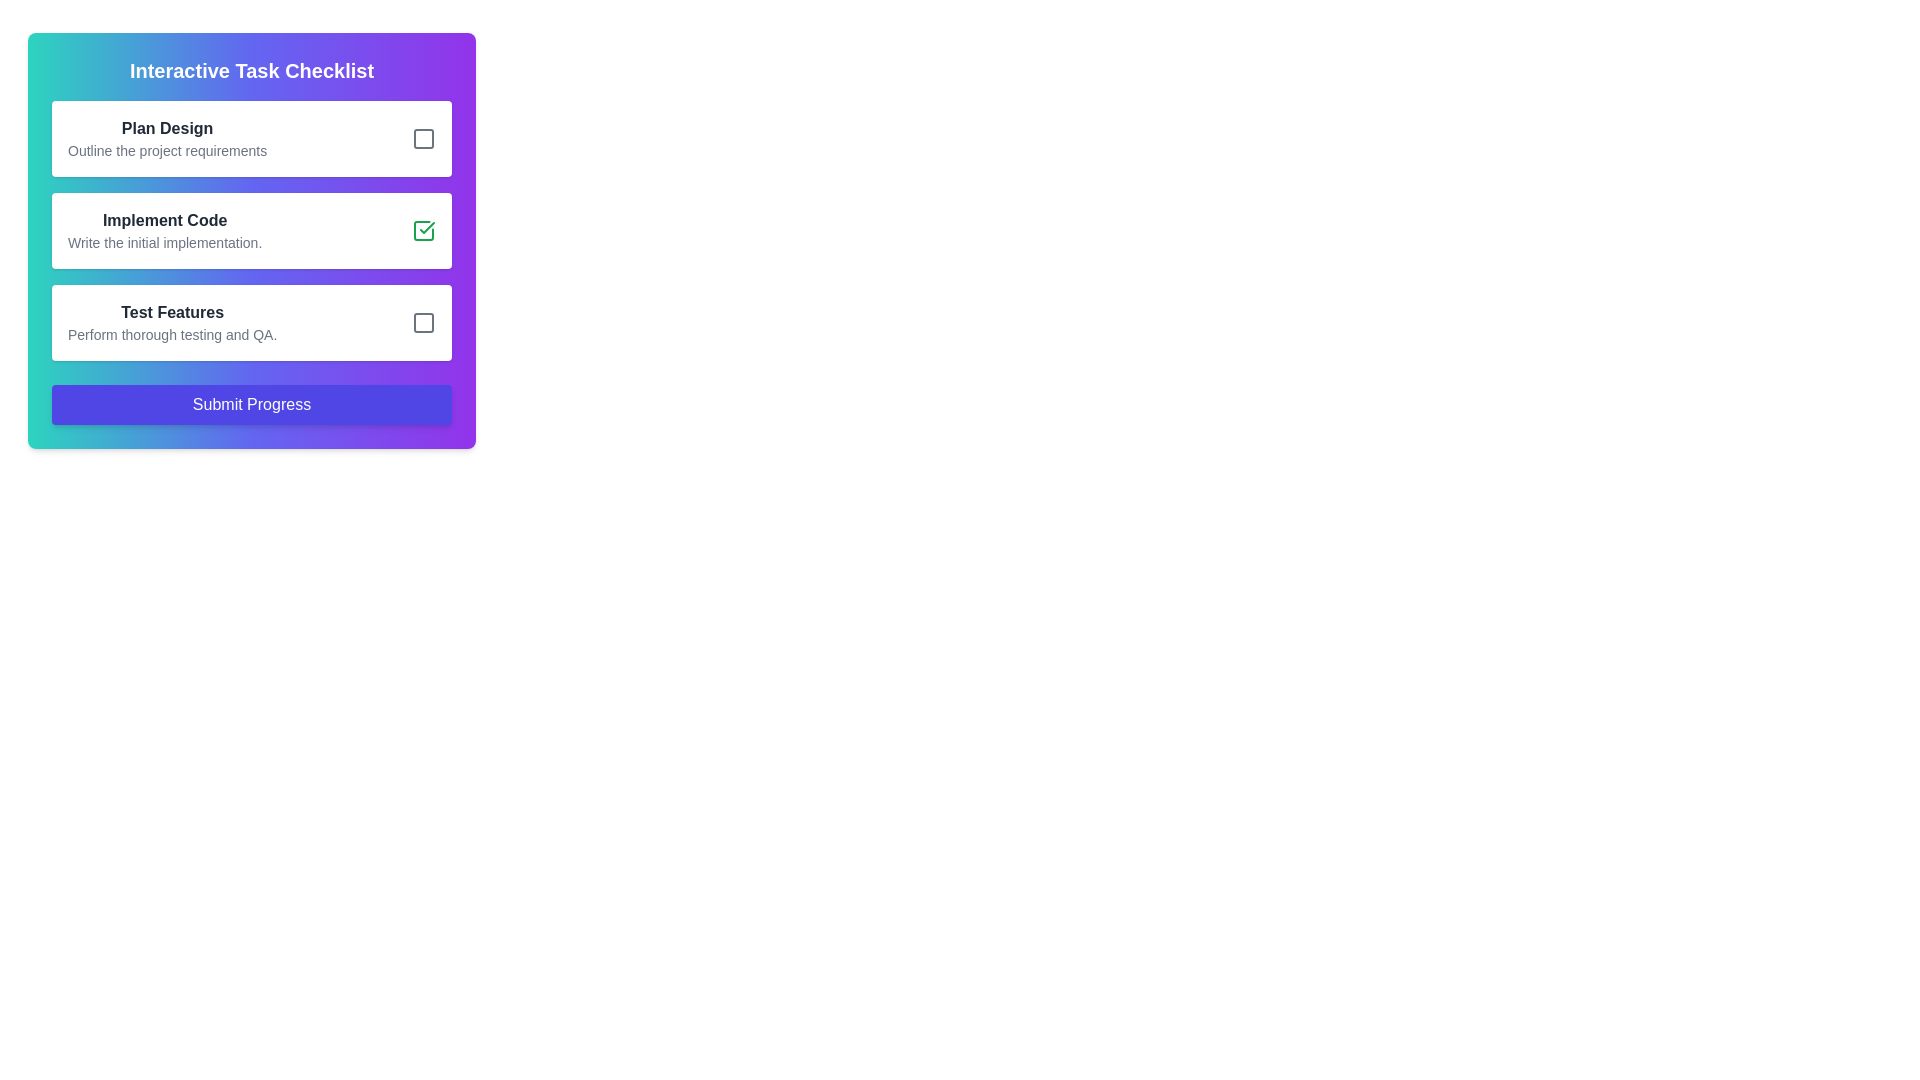 The image size is (1920, 1080). I want to click on the static text block displaying 'Perform thorough testing and QA.' located below the 'Test Features' heading in the third content section of the interactive checklist, so click(172, 334).